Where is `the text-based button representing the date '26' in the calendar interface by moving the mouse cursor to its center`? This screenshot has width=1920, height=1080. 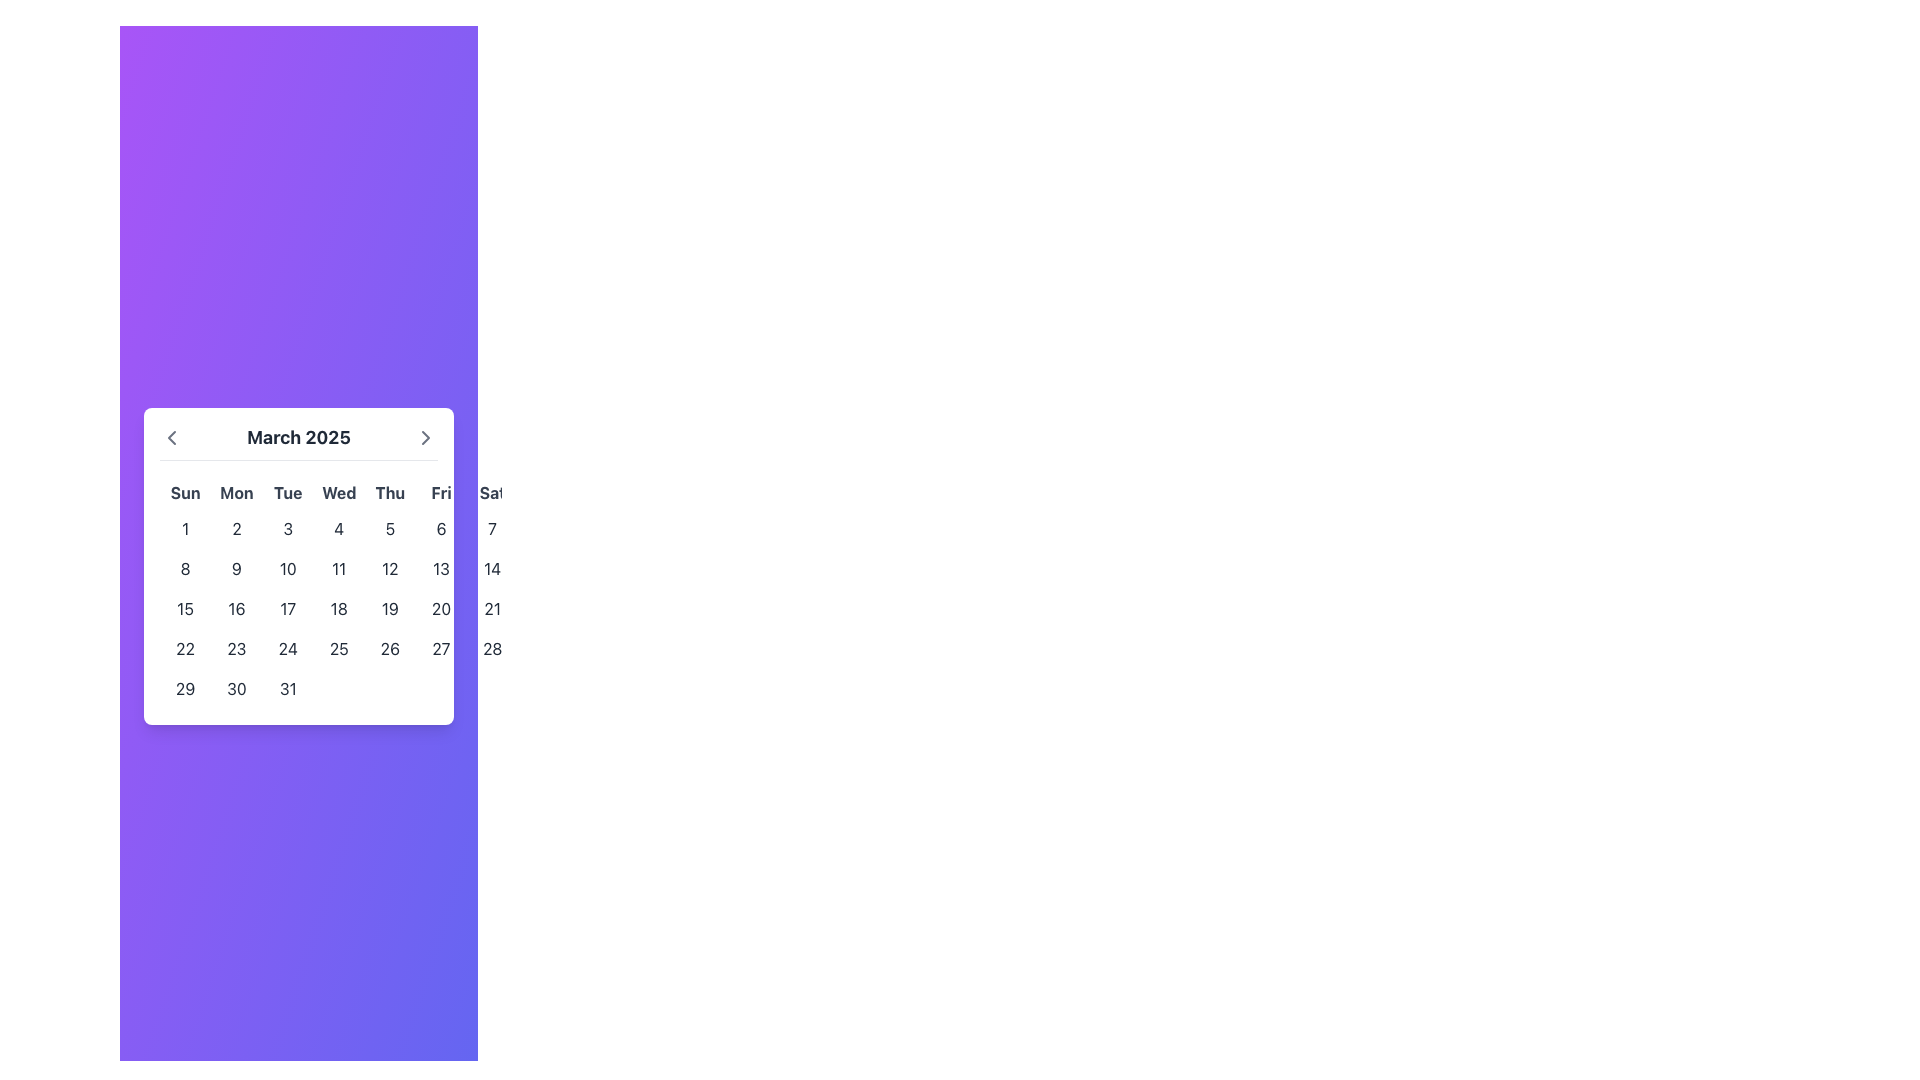 the text-based button representing the date '26' in the calendar interface by moving the mouse cursor to its center is located at coordinates (390, 648).